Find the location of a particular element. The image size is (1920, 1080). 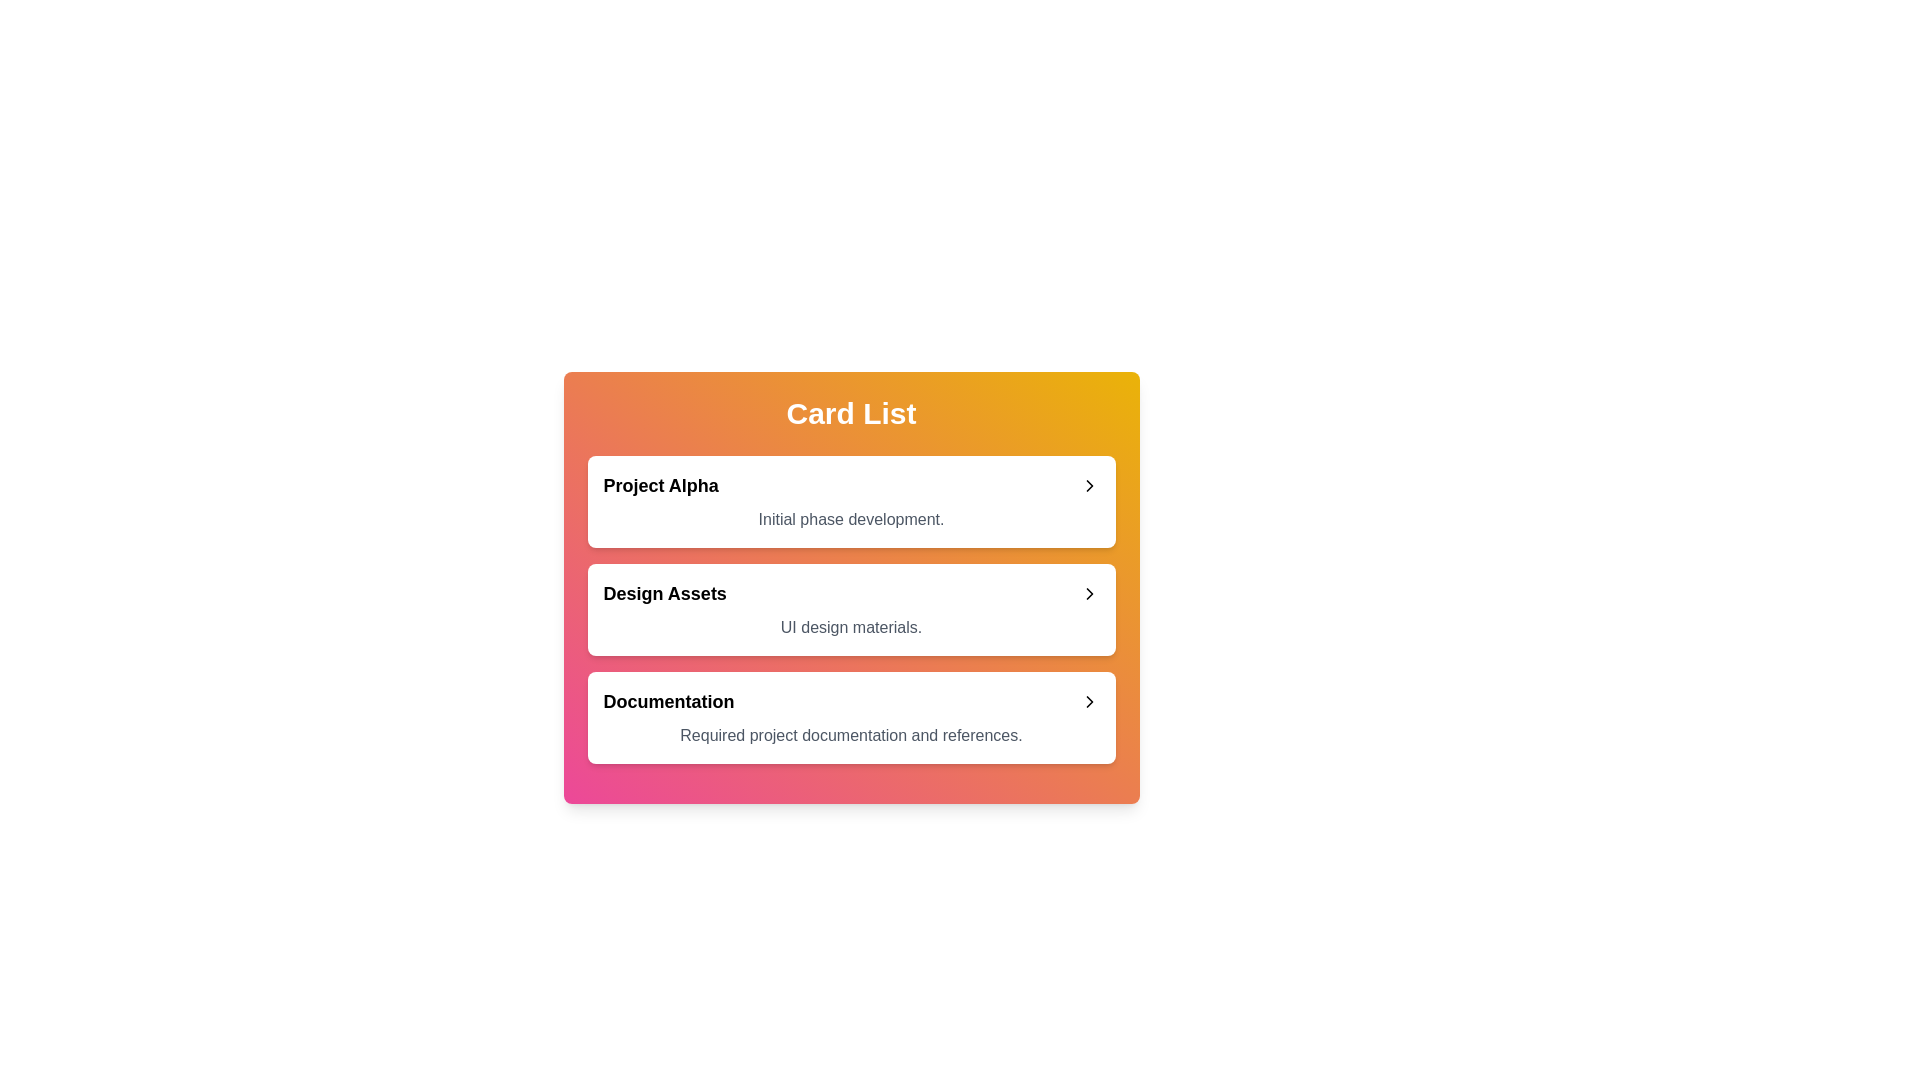

the title area of the card titled Documentation to expand or collapse it is located at coordinates (851, 701).